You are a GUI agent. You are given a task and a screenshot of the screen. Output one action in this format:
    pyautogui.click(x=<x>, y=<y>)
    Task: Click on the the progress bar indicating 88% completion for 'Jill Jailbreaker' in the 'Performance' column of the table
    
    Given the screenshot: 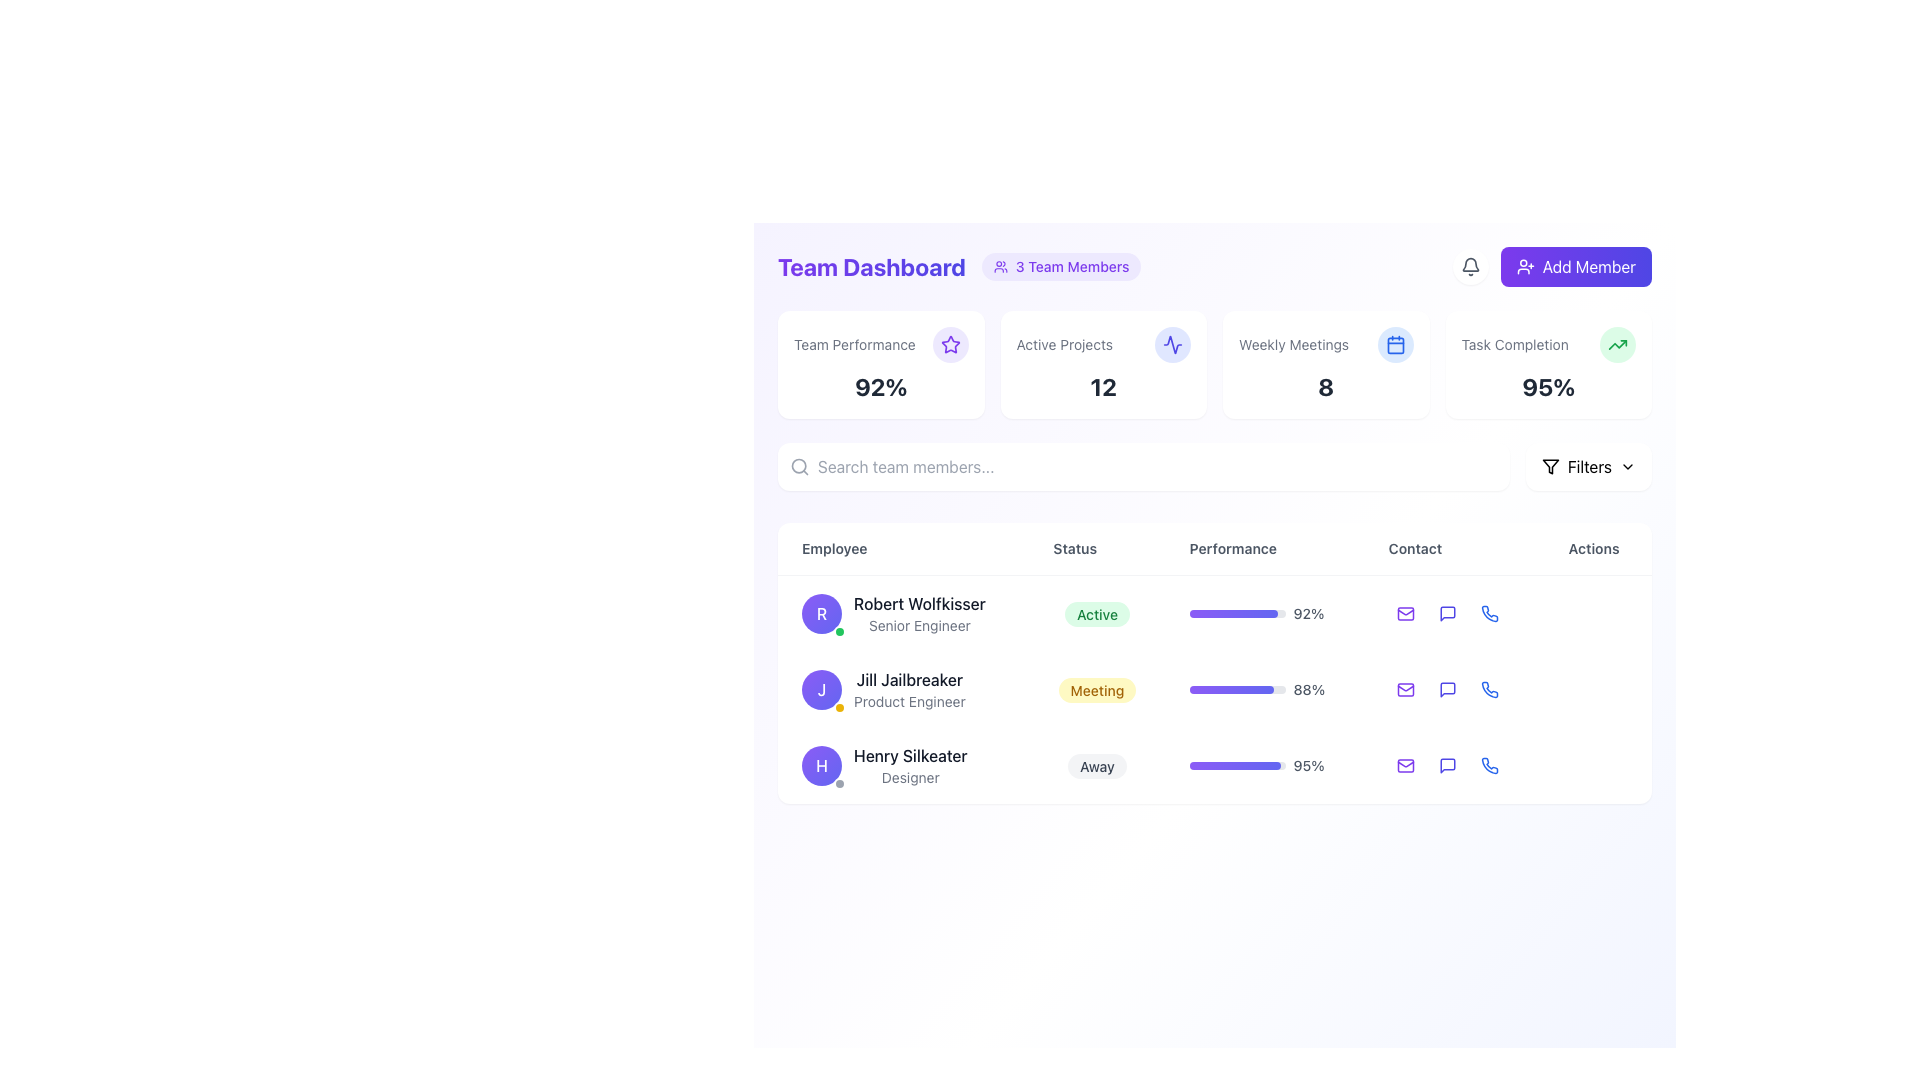 What is the action you would take?
    pyautogui.click(x=1236, y=689)
    